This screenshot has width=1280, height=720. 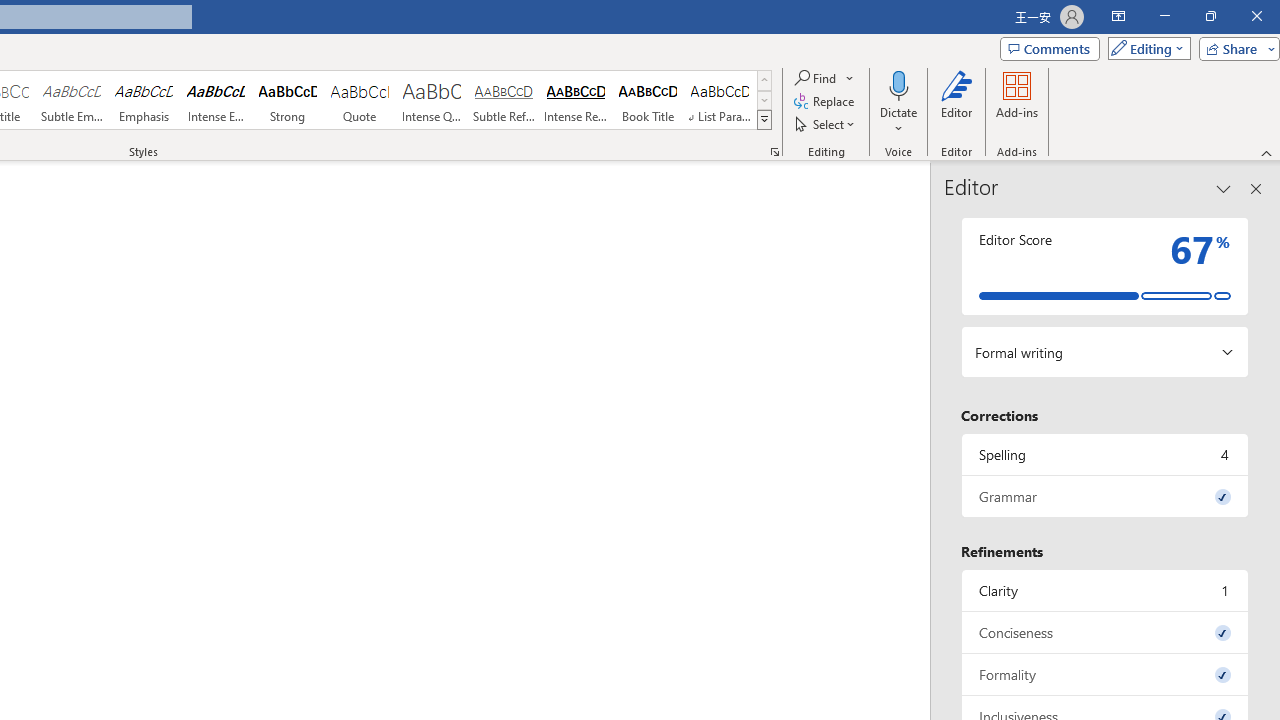 What do you see at coordinates (1104, 495) in the screenshot?
I see `'Grammar, 0 issues. Press space or enter to review items.'` at bounding box center [1104, 495].